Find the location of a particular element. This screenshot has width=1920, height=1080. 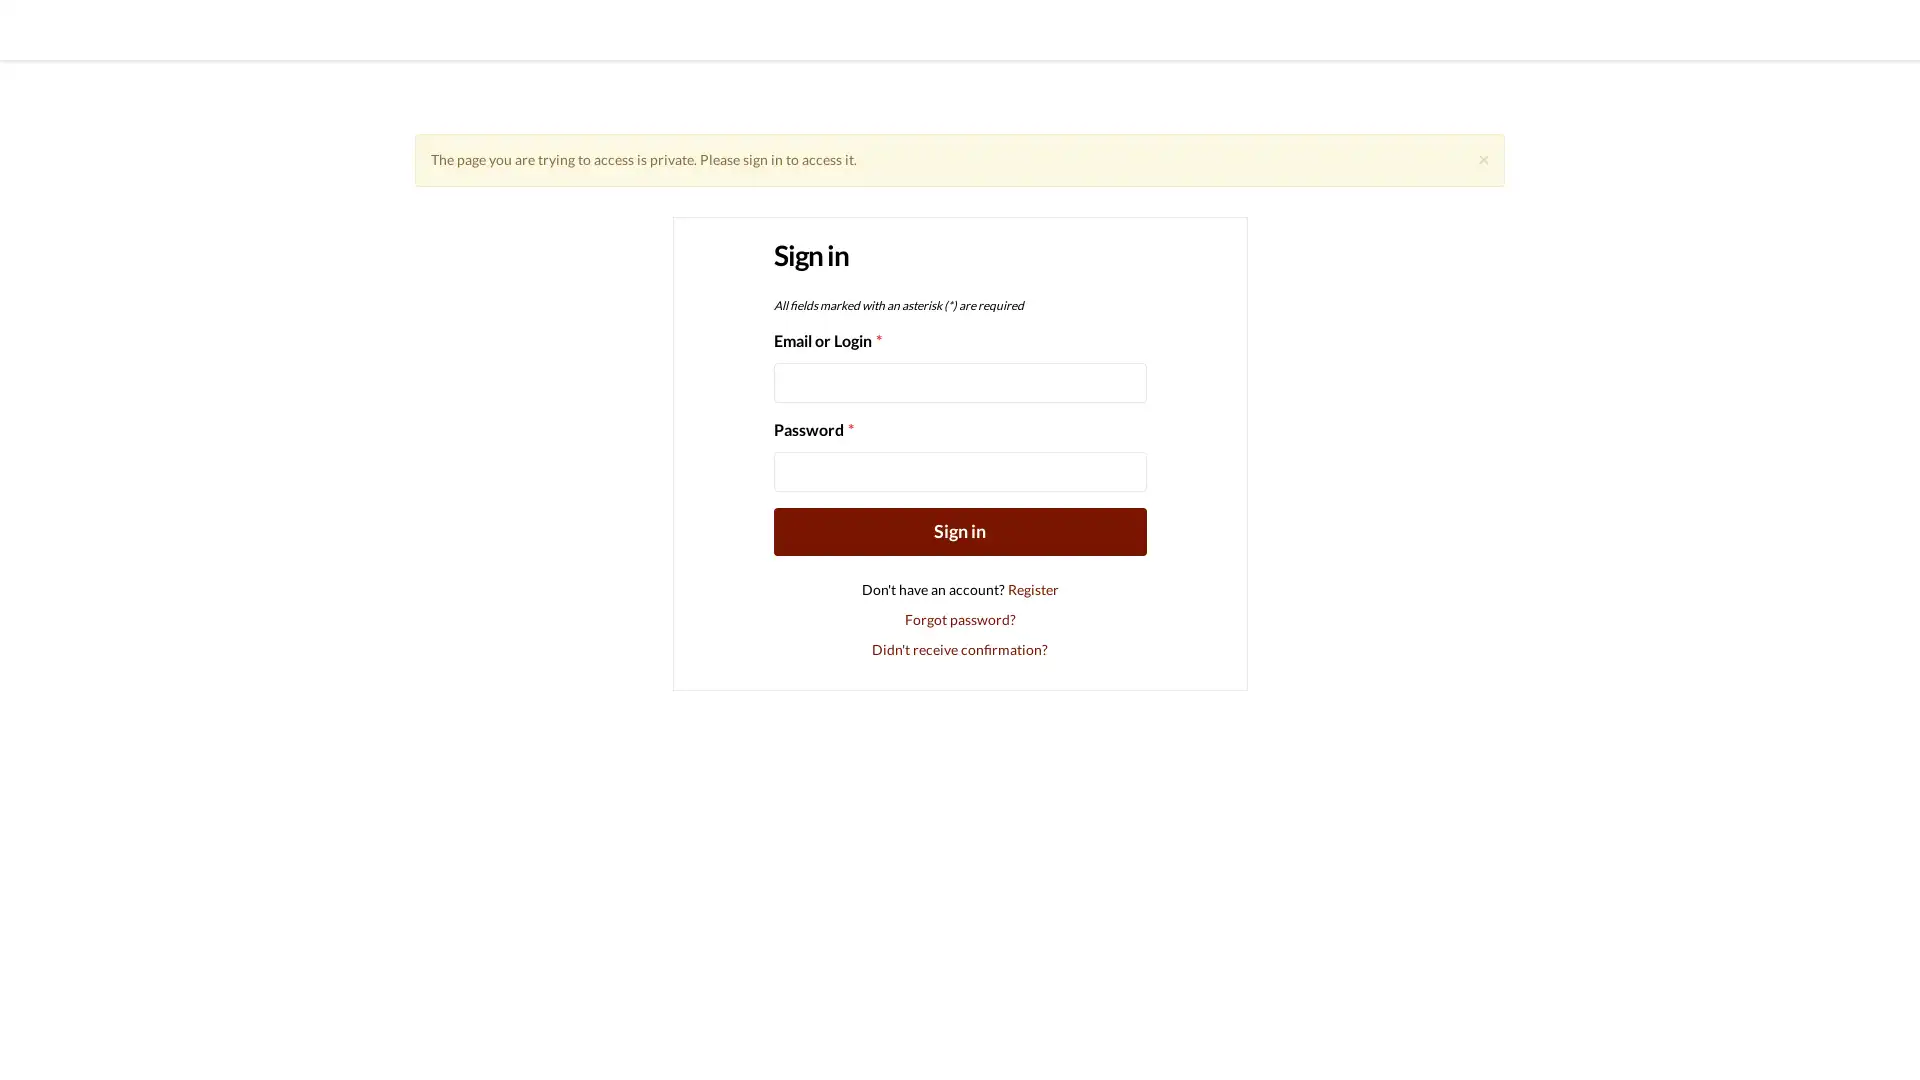

Forgot password? is located at coordinates (958, 617).